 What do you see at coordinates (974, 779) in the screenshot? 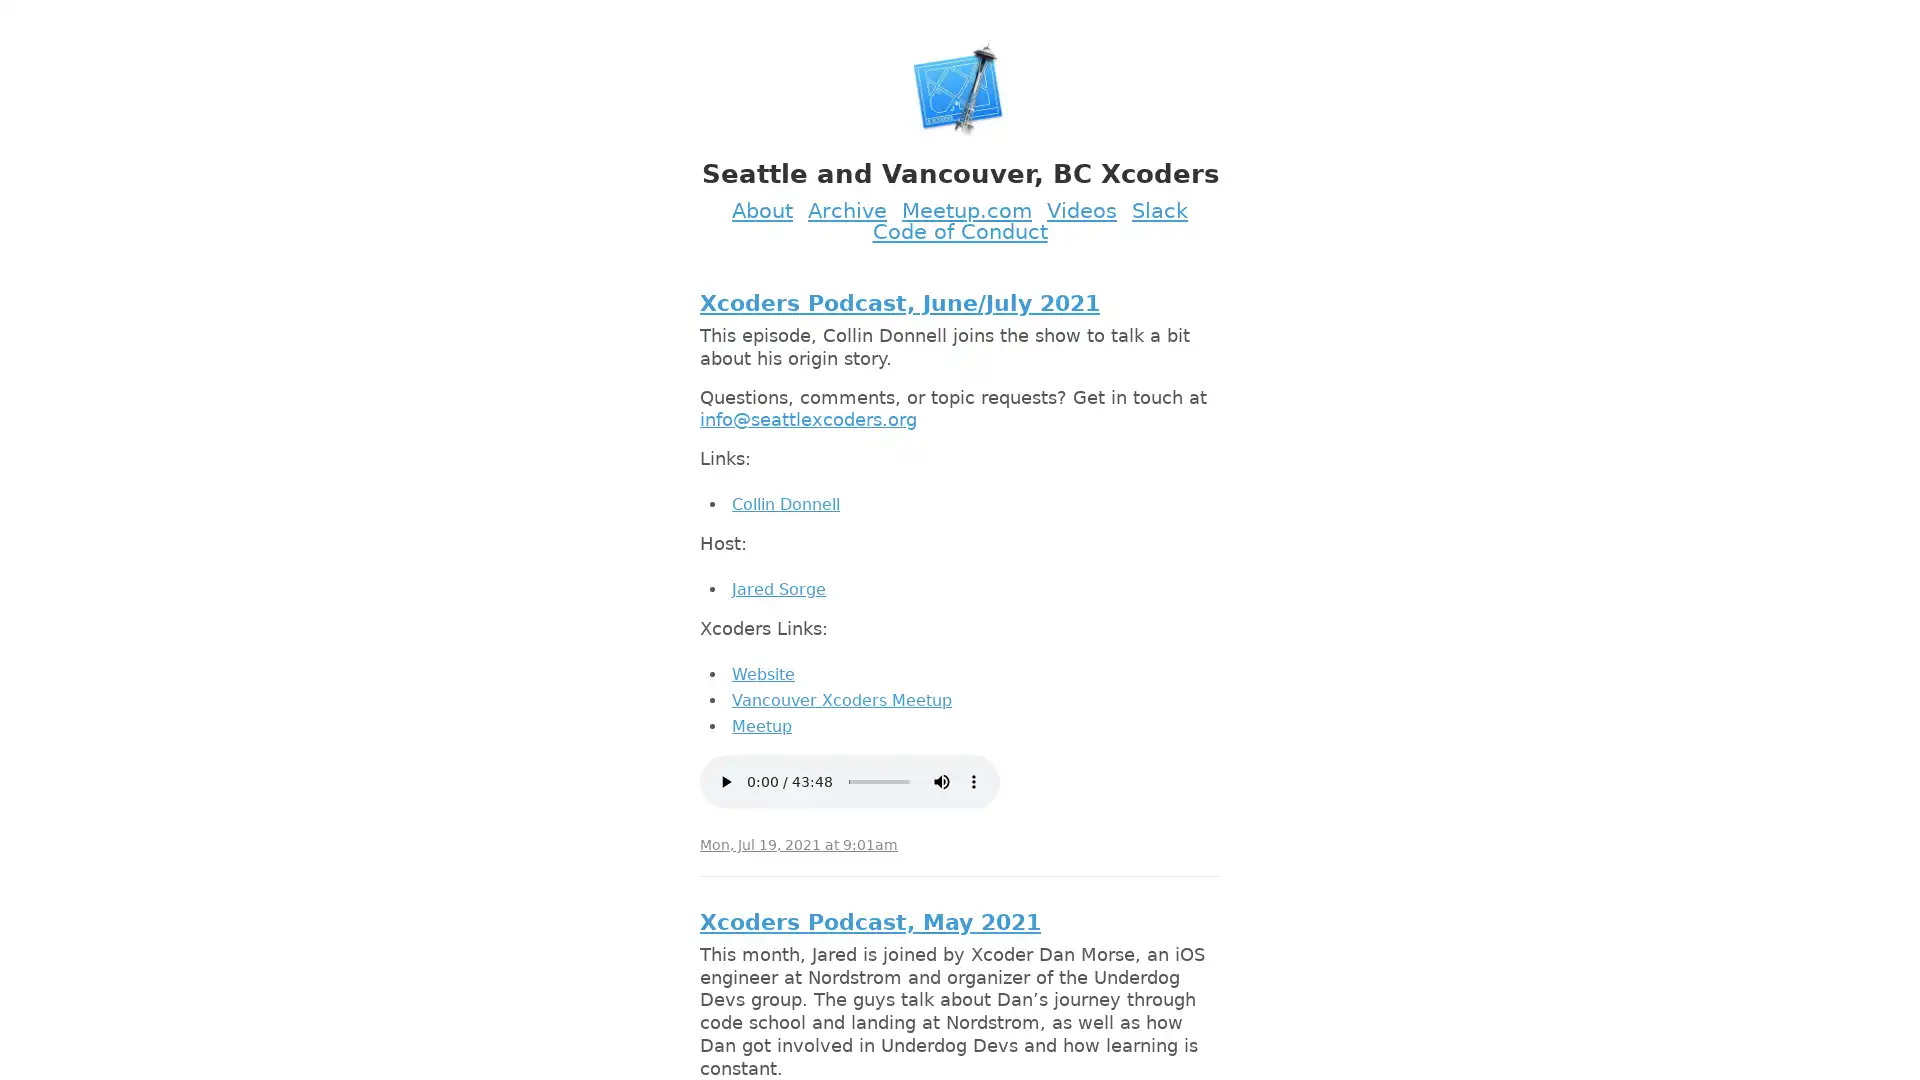
I see `show more media controls` at bounding box center [974, 779].